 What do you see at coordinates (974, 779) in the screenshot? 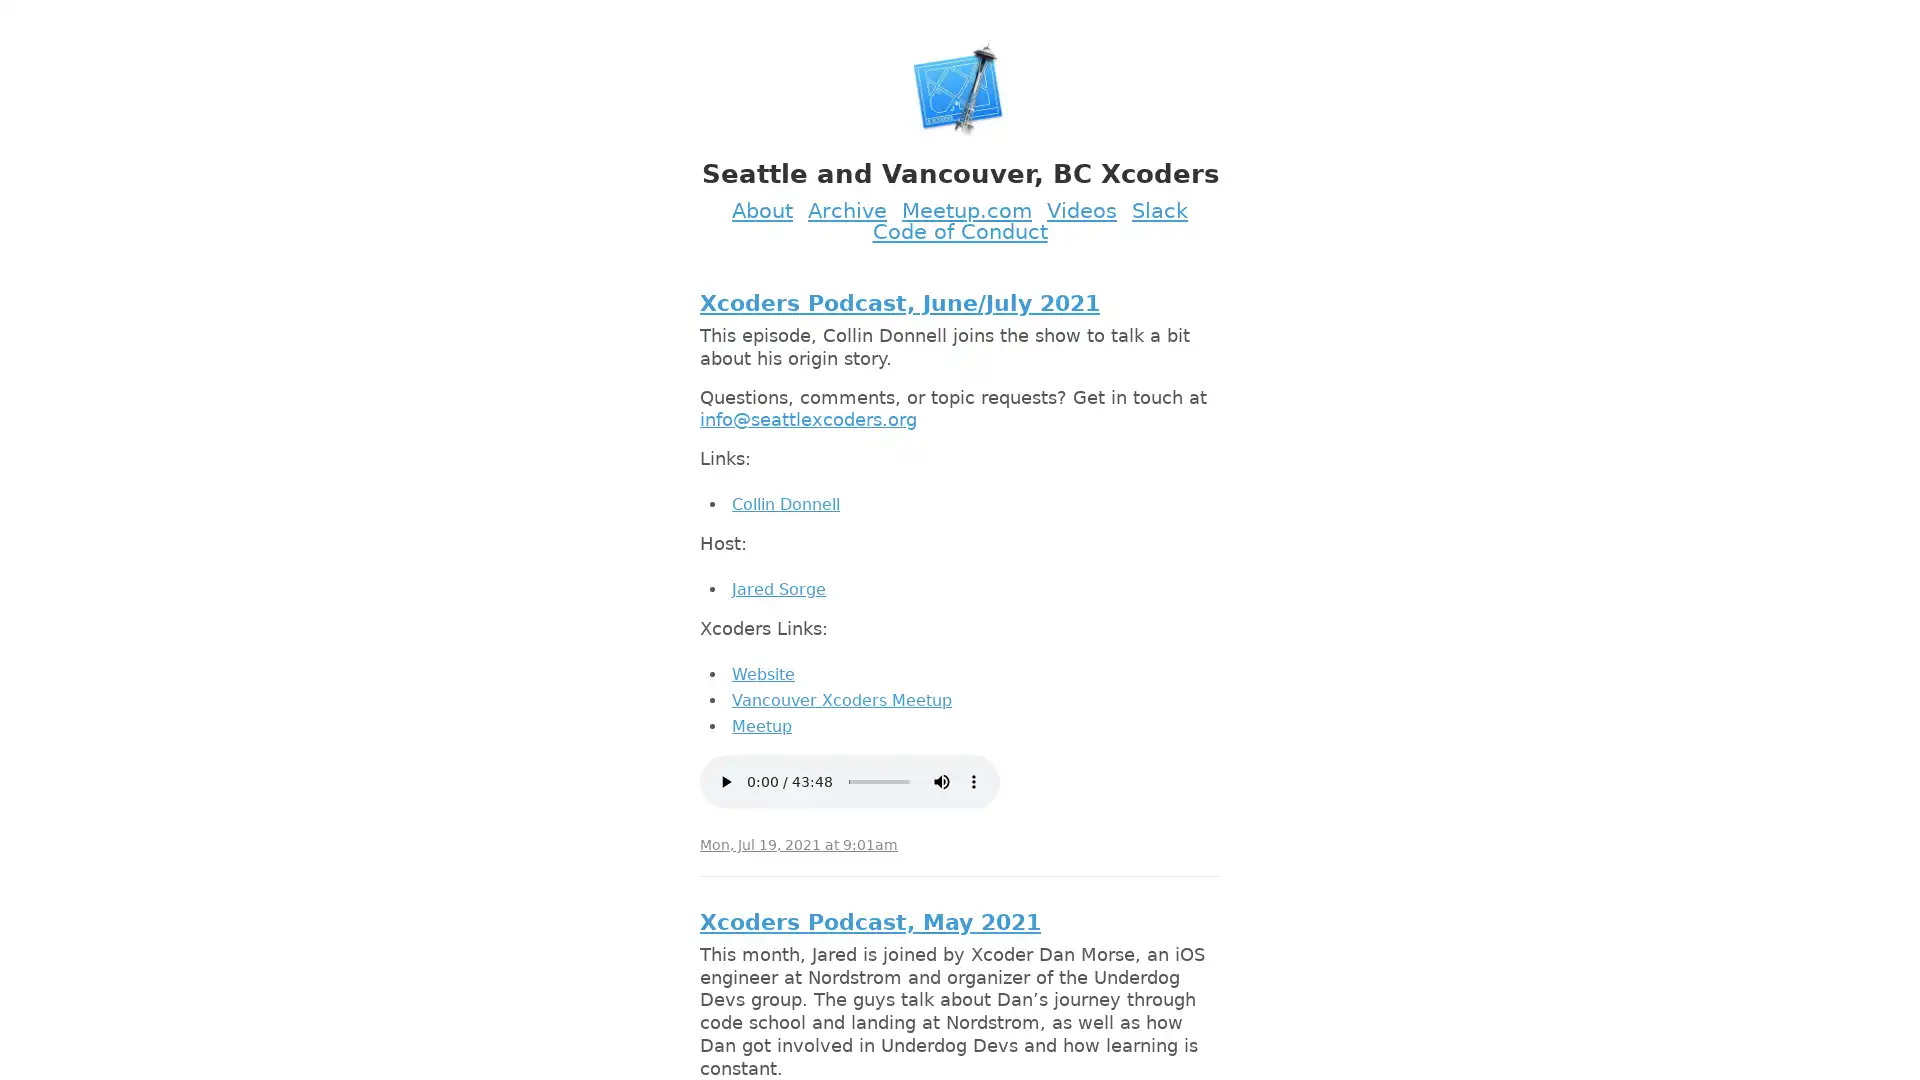
I see `show more media controls` at bounding box center [974, 779].